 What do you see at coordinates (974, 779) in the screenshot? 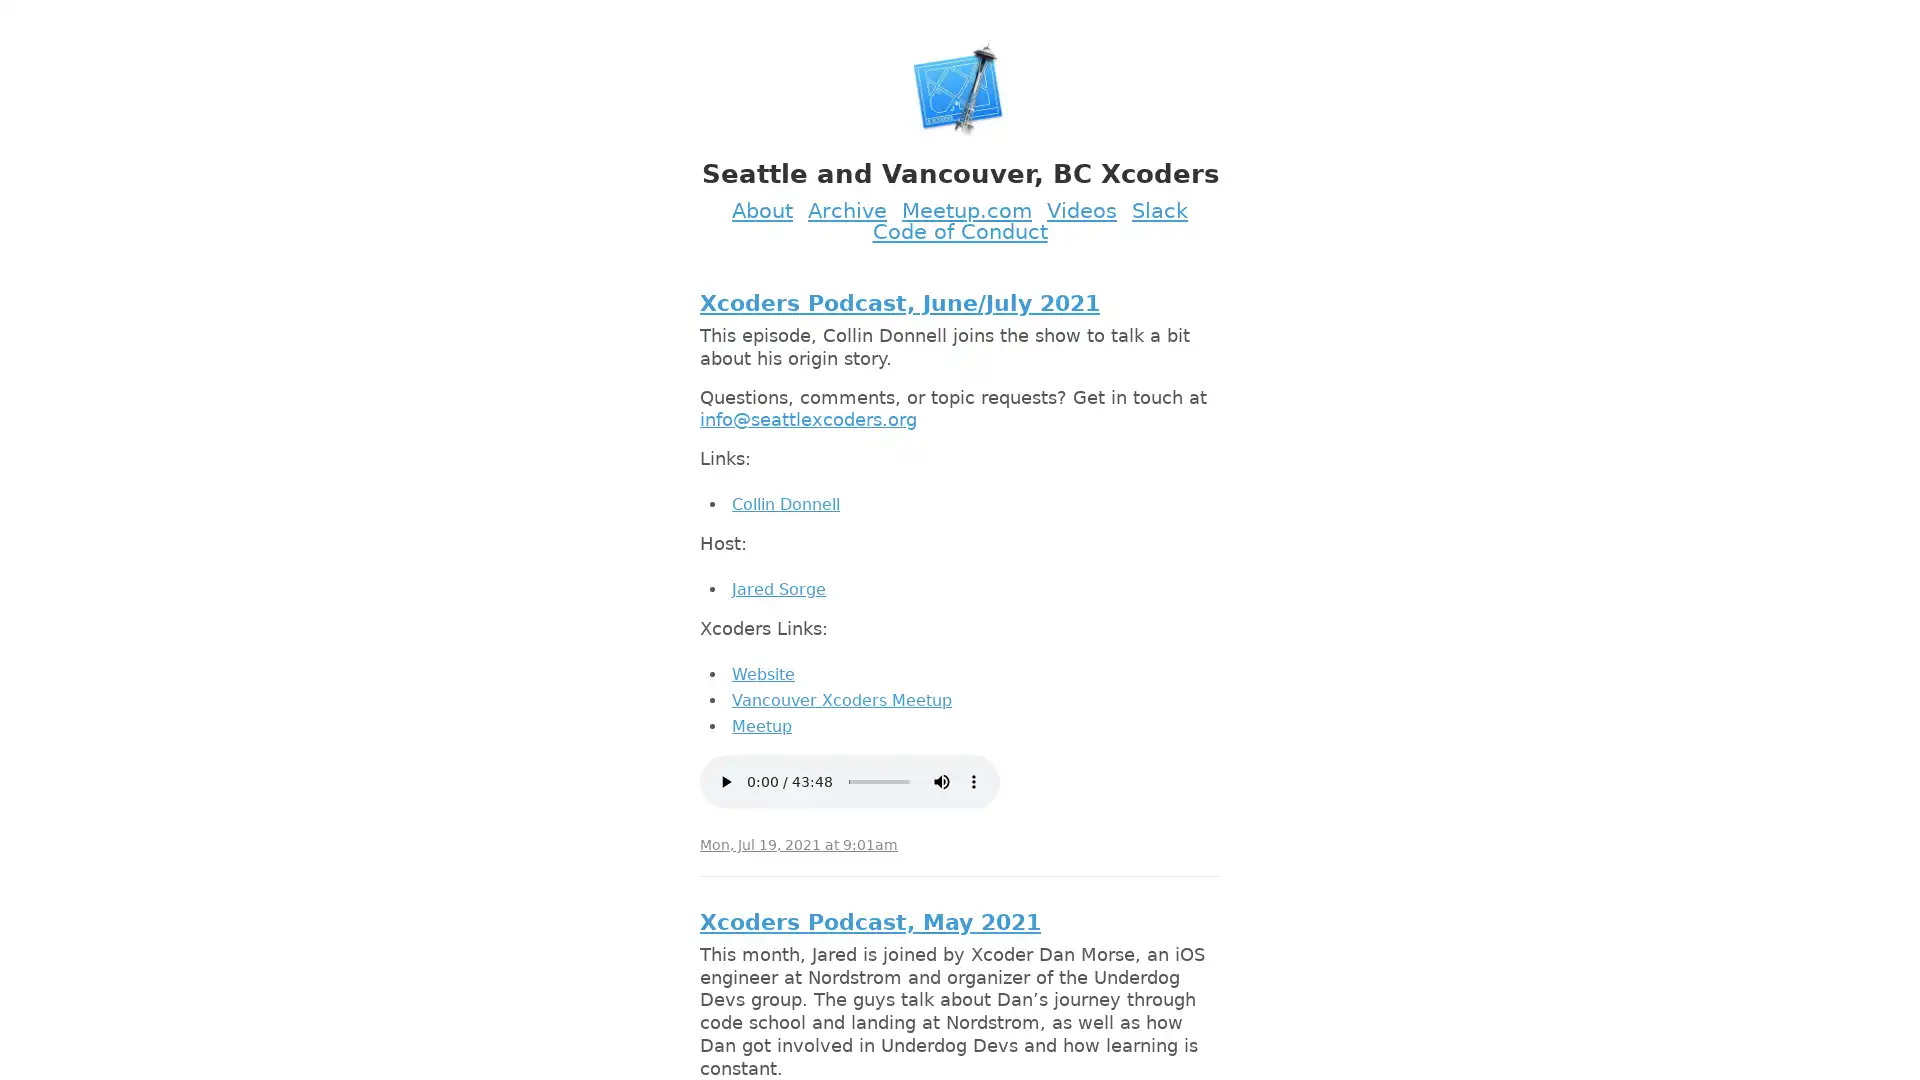
I see `show more media controls` at bounding box center [974, 779].